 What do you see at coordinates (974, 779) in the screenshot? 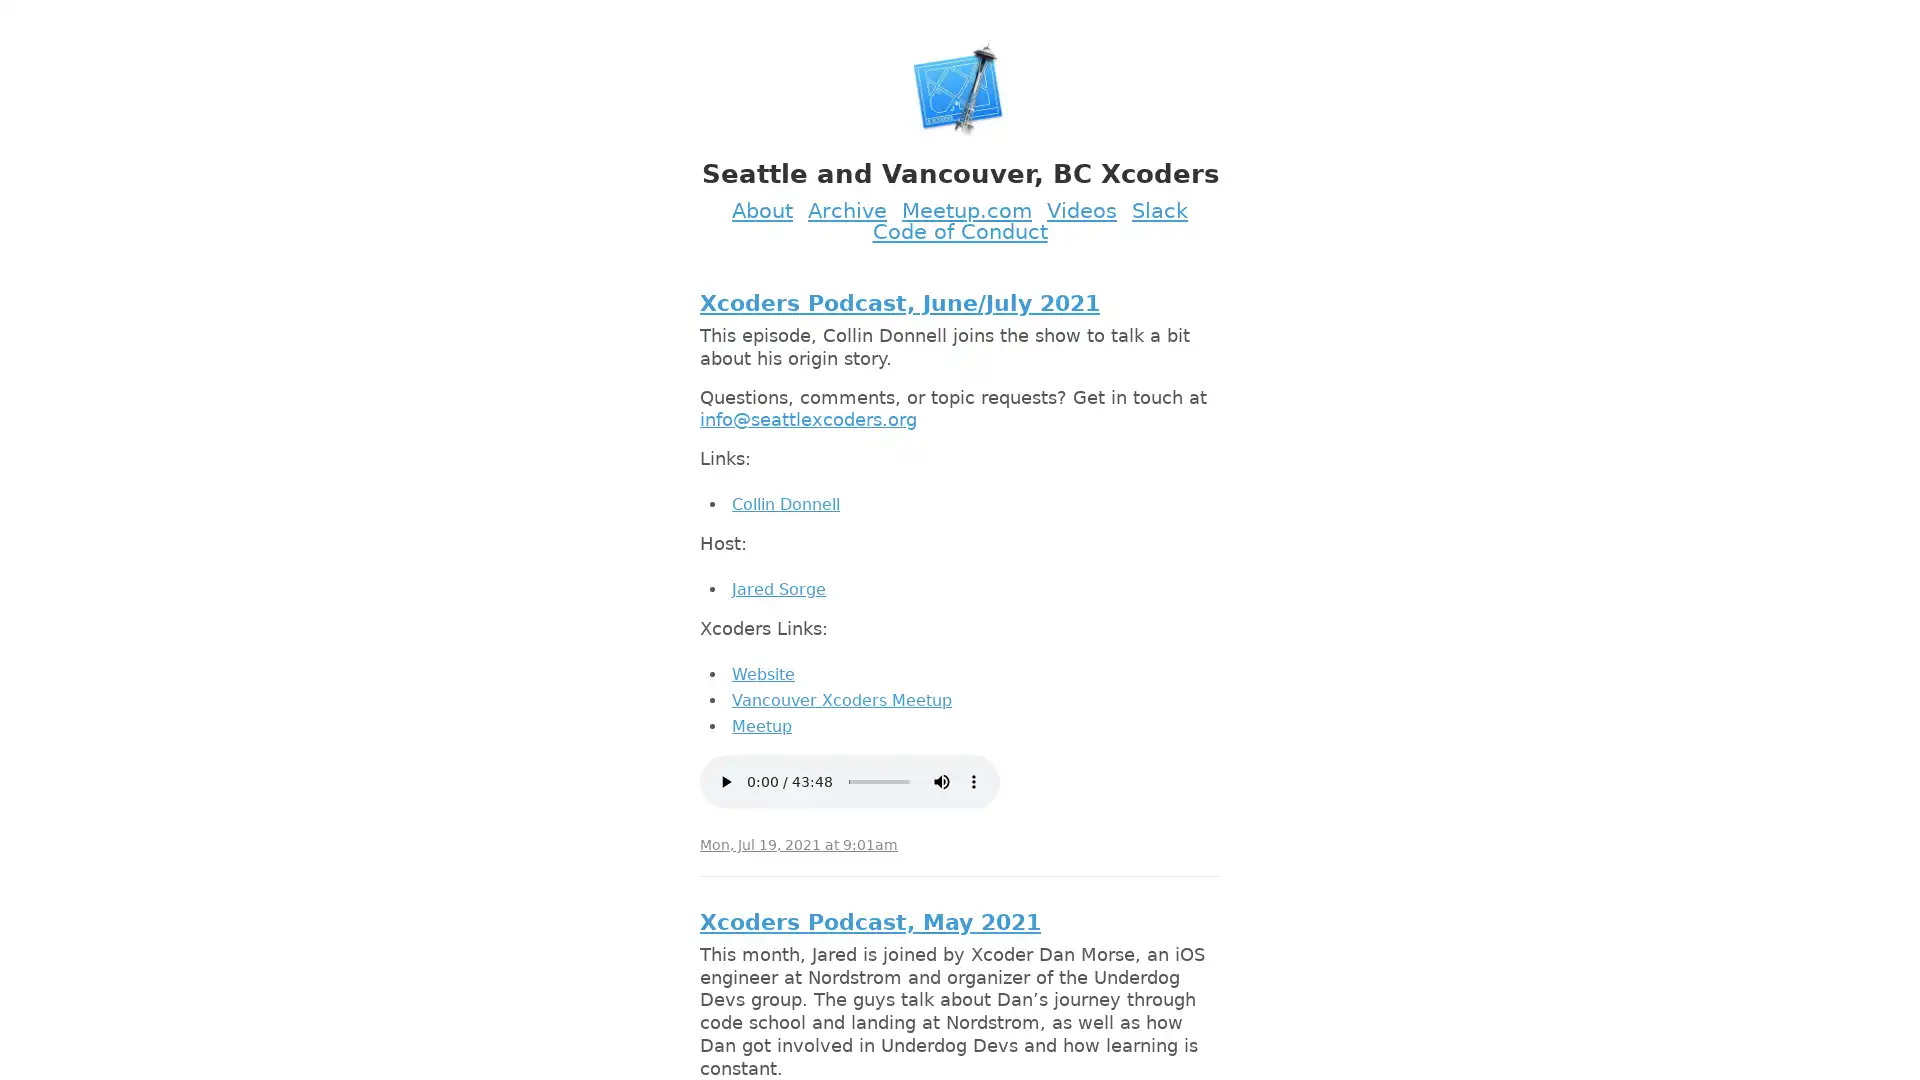
I see `show more media controls` at bounding box center [974, 779].